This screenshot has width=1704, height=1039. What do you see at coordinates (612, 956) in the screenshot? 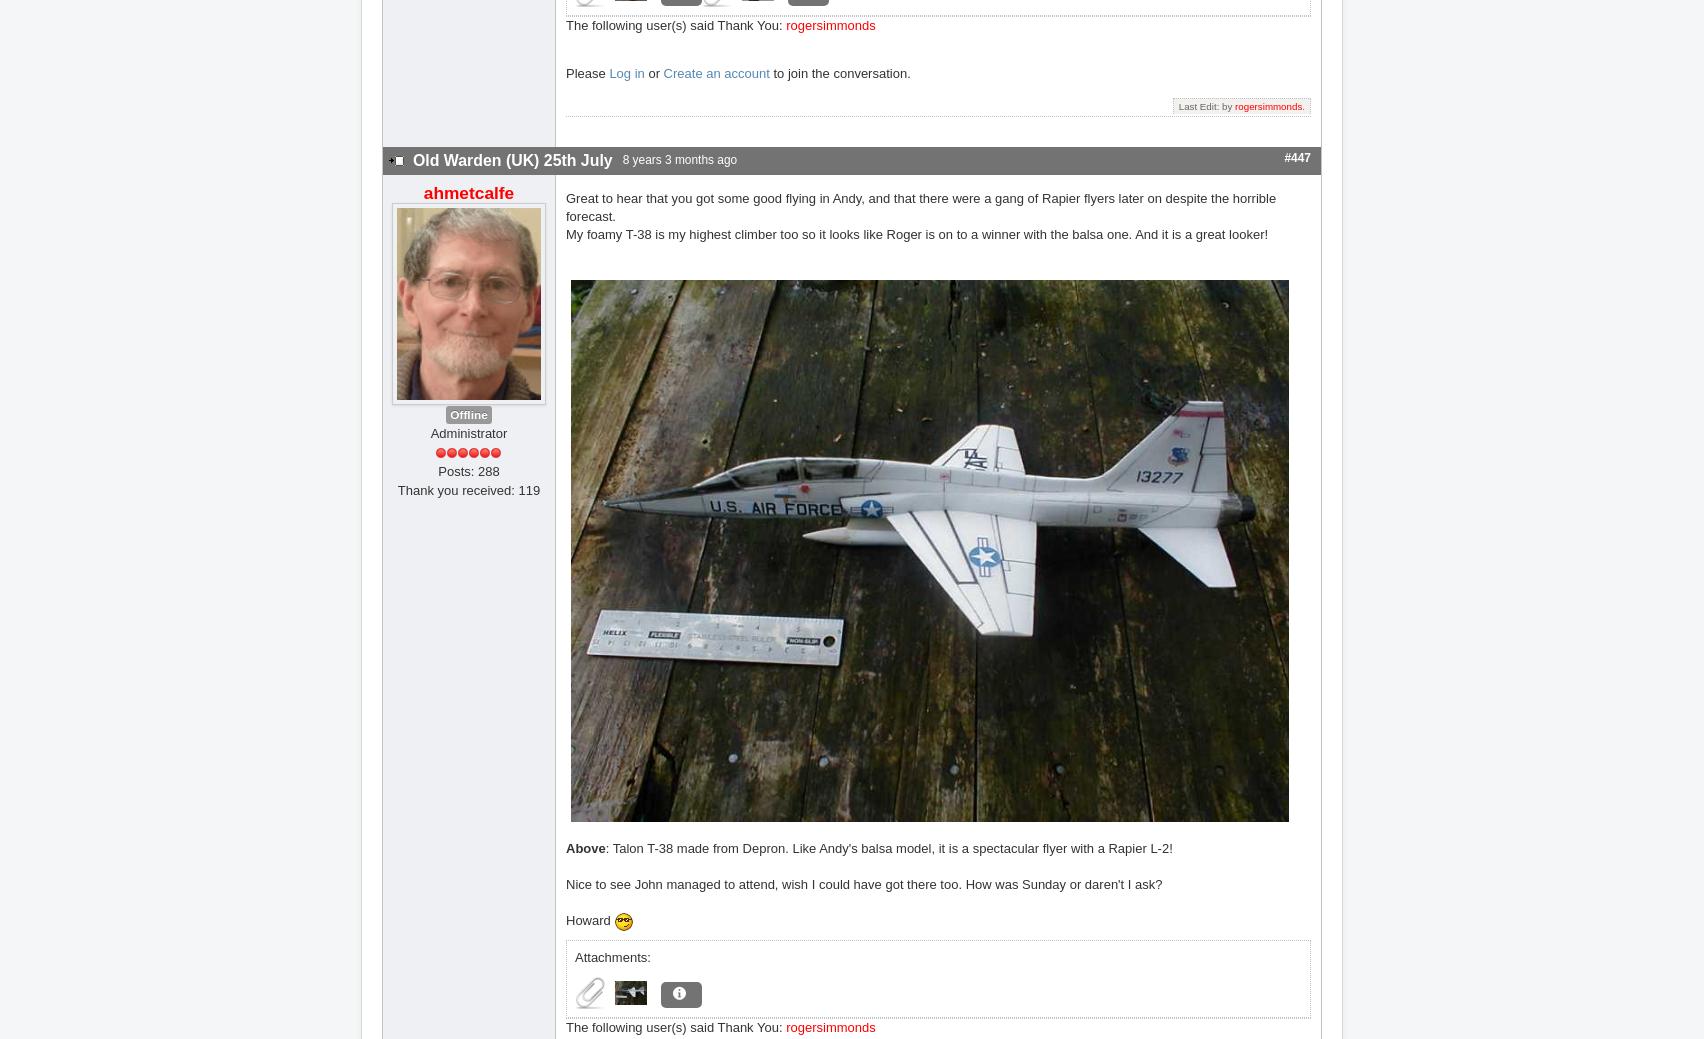
I see `'Attachments:'` at bounding box center [612, 956].